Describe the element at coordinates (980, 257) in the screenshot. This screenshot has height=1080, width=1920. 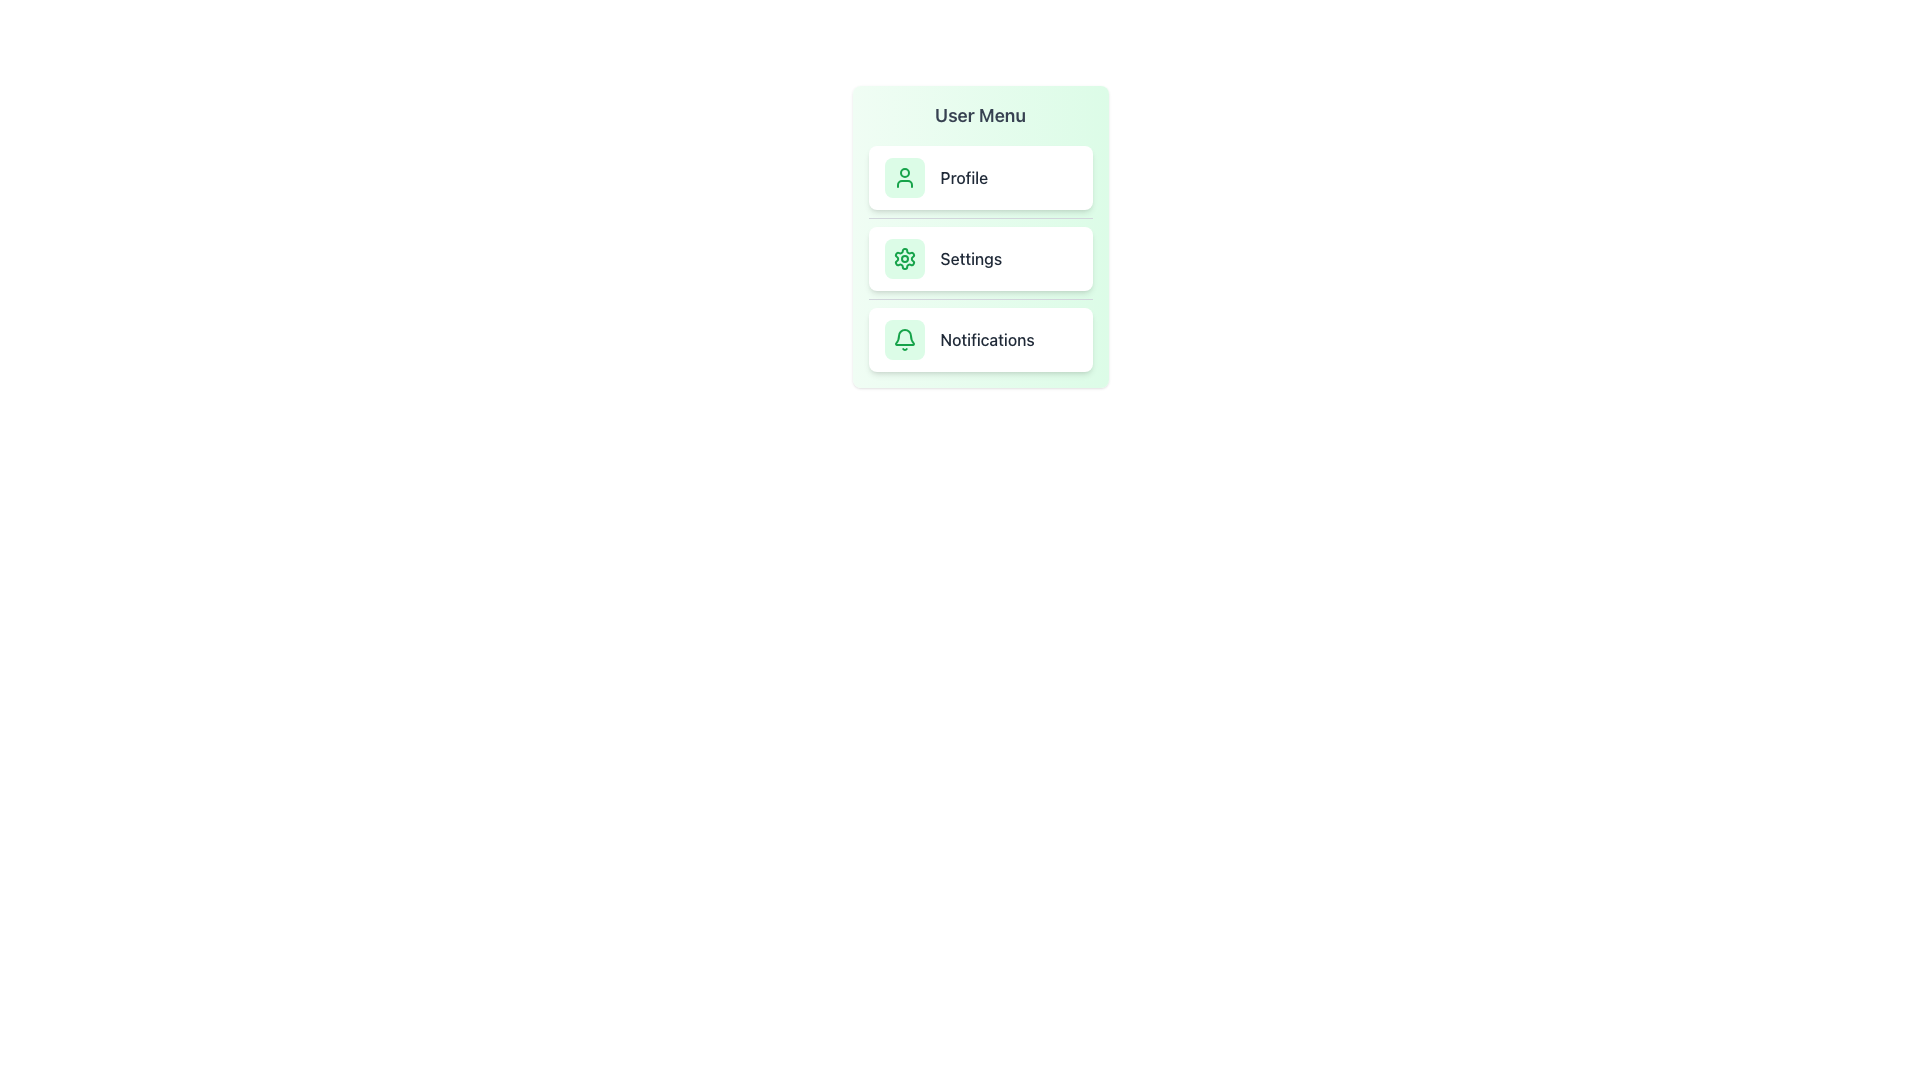
I see `the 'Settings' button, which is styled as a rounded rectangle with a white background and a green gear icon, located in the 'User Menu' group between the 'Profile' and 'Notifications' buttons` at that location.